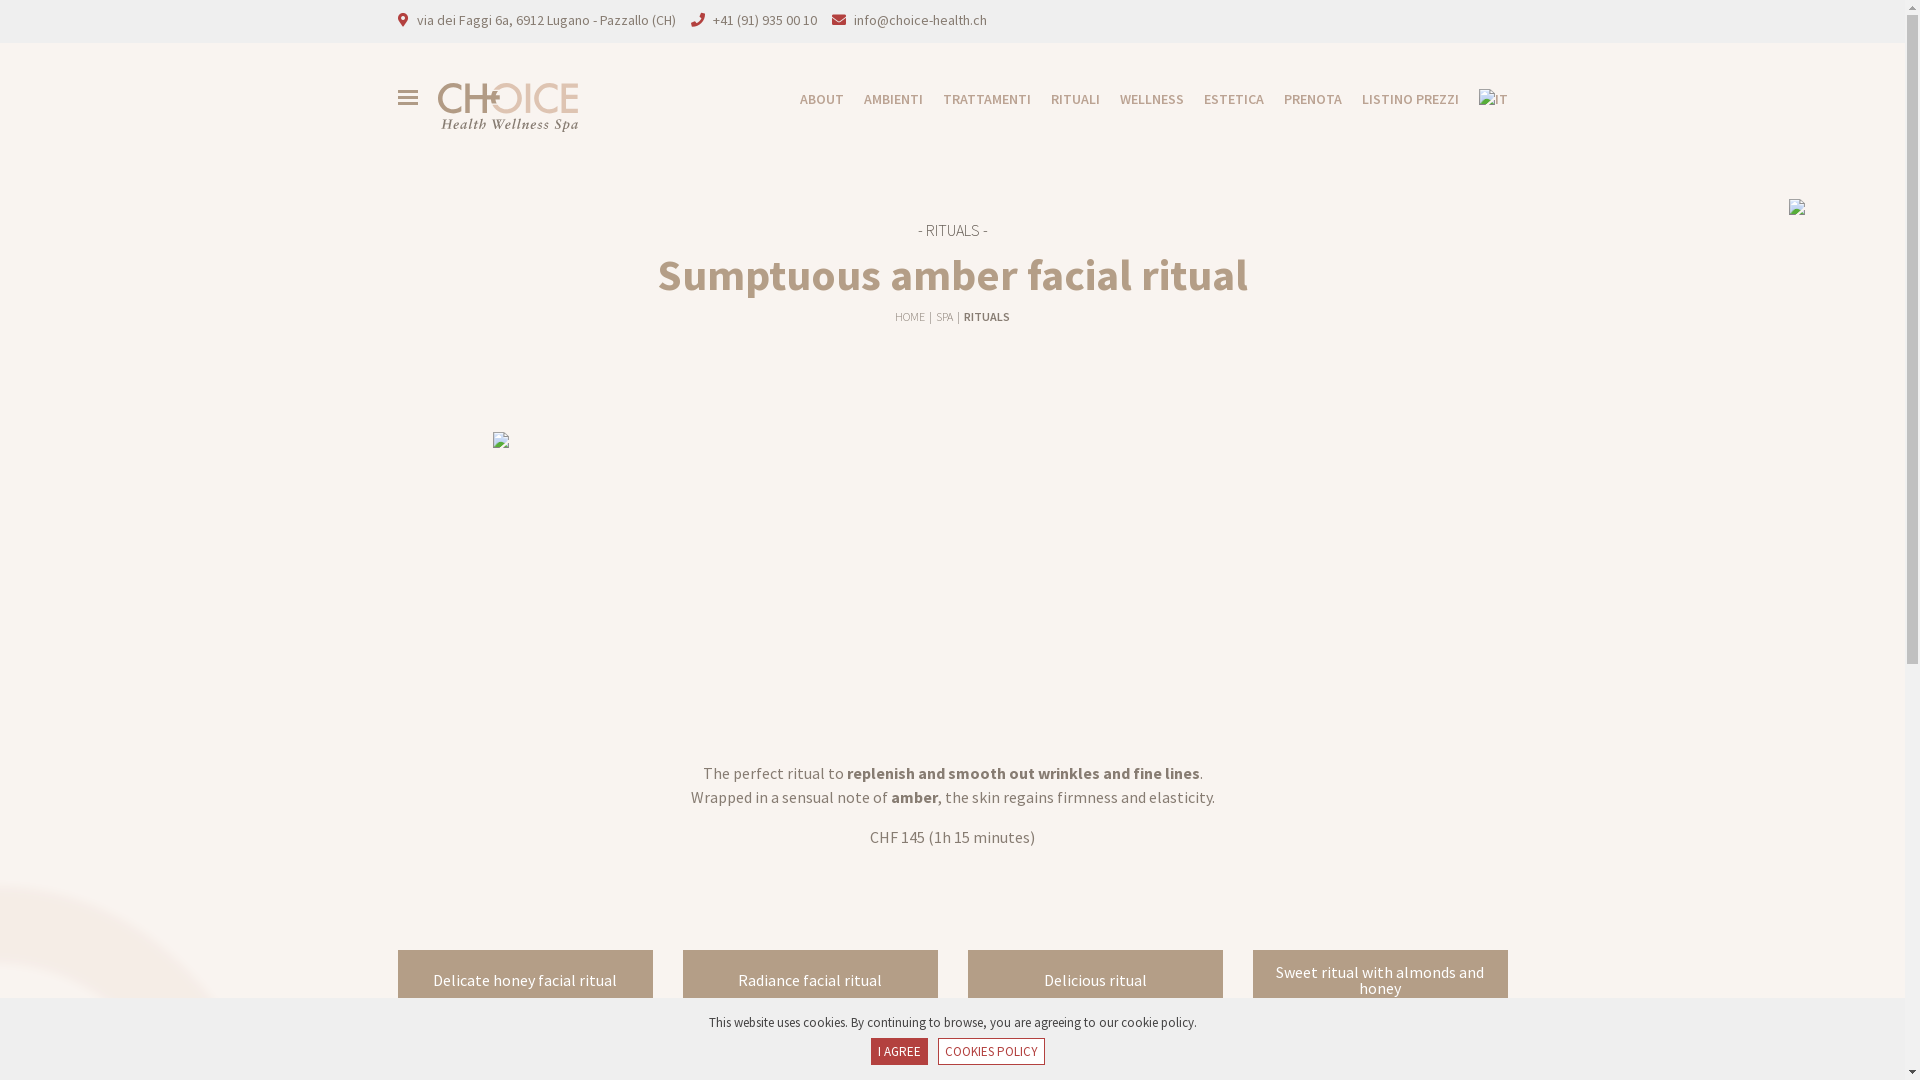 The image size is (1920, 1080). What do you see at coordinates (910, 315) in the screenshot?
I see `'HOME'` at bounding box center [910, 315].